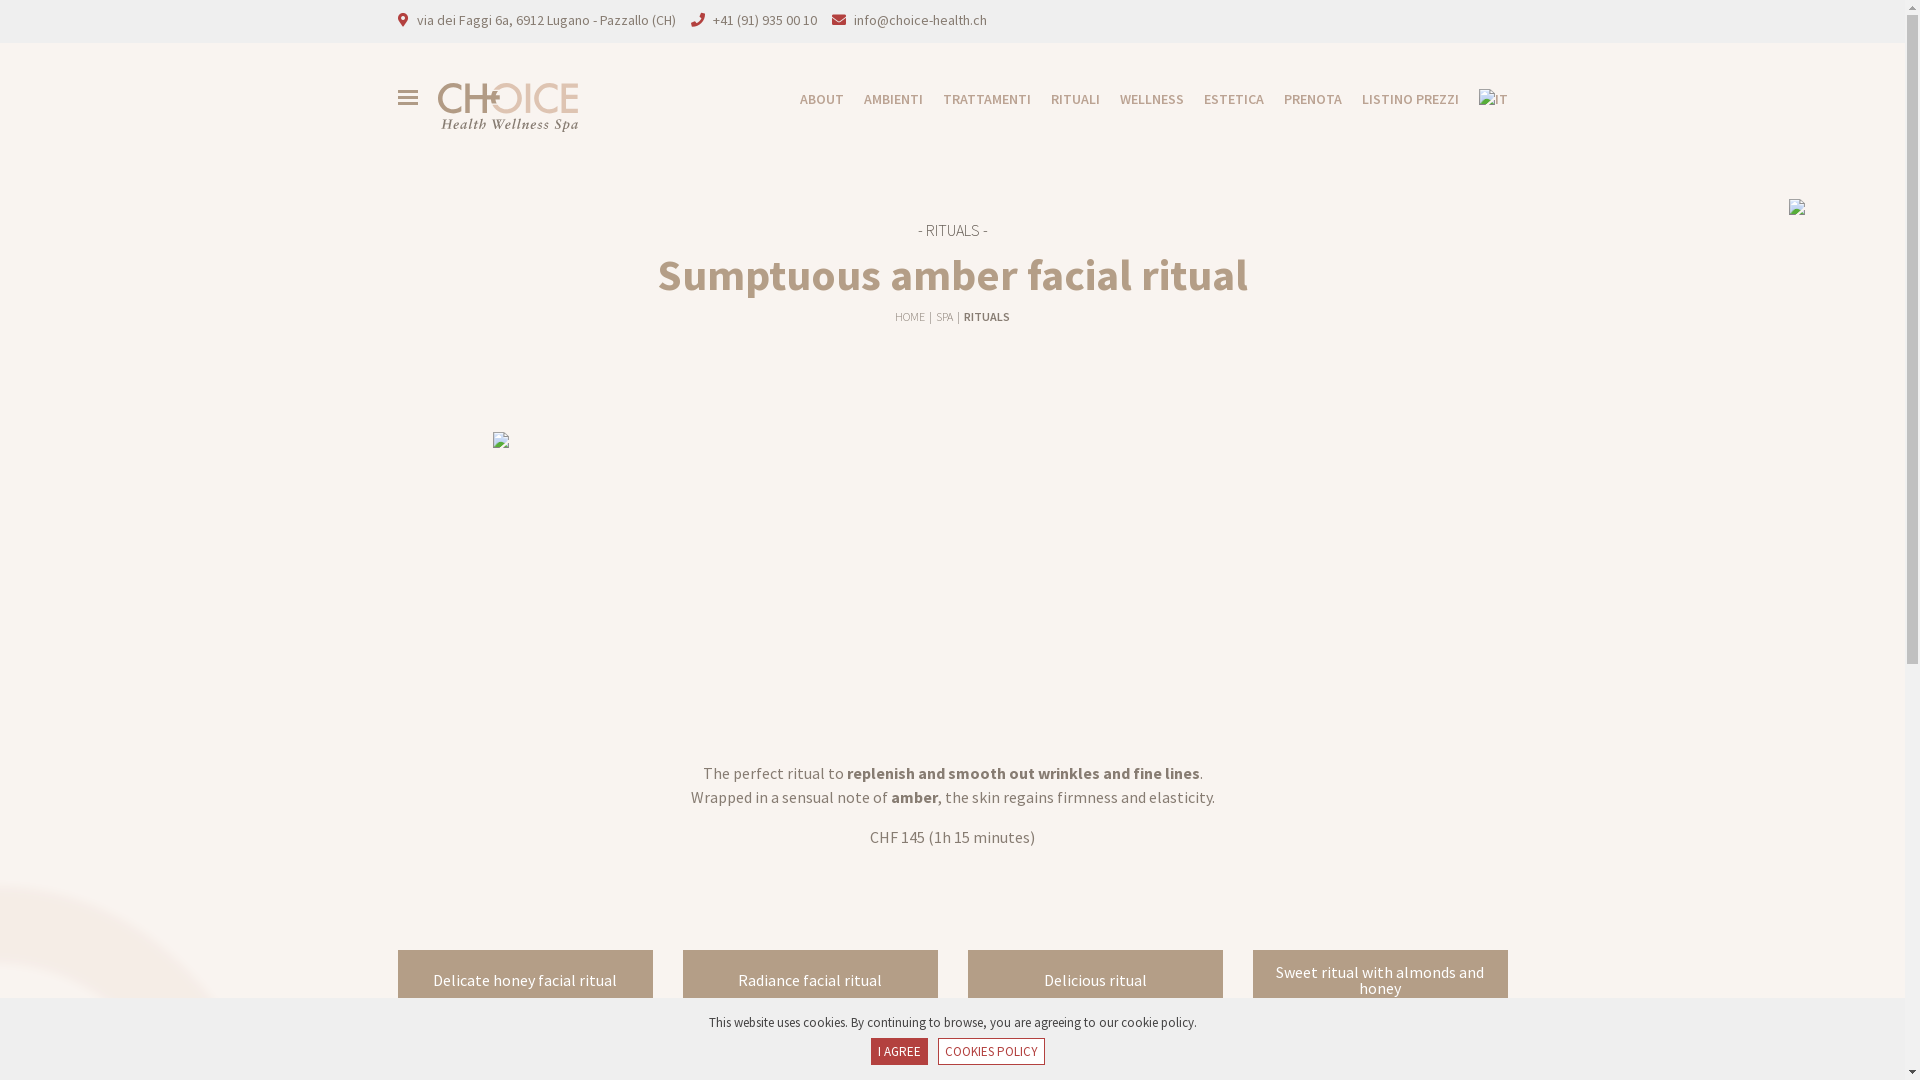 The image size is (1920, 1080). What do you see at coordinates (910, 315) in the screenshot?
I see `'HOME'` at bounding box center [910, 315].